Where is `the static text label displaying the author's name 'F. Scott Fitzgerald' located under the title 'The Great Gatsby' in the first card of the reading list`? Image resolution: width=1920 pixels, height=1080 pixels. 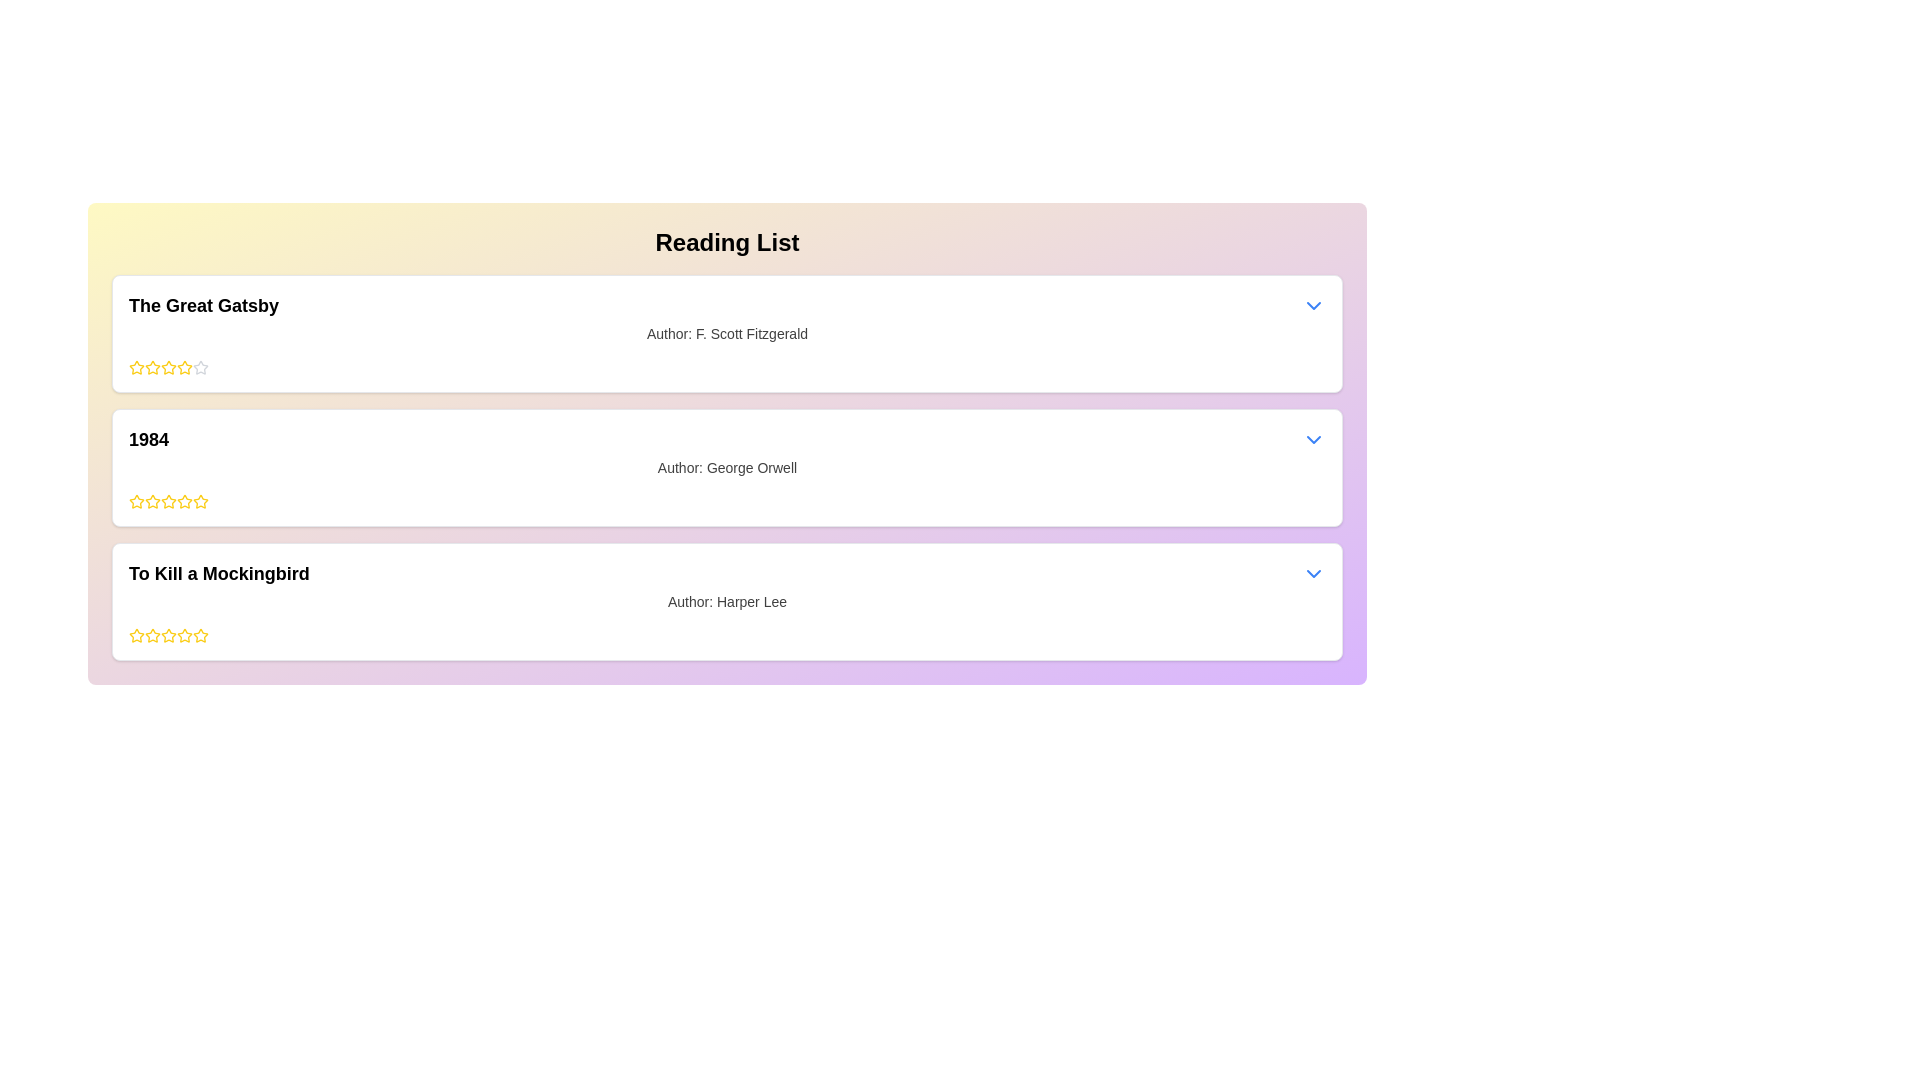
the static text label displaying the author's name 'F. Scott Fitzgerald' located under the title 'The Great Gatsby' in the first card of the reading list is located at coordinates (726, 333).